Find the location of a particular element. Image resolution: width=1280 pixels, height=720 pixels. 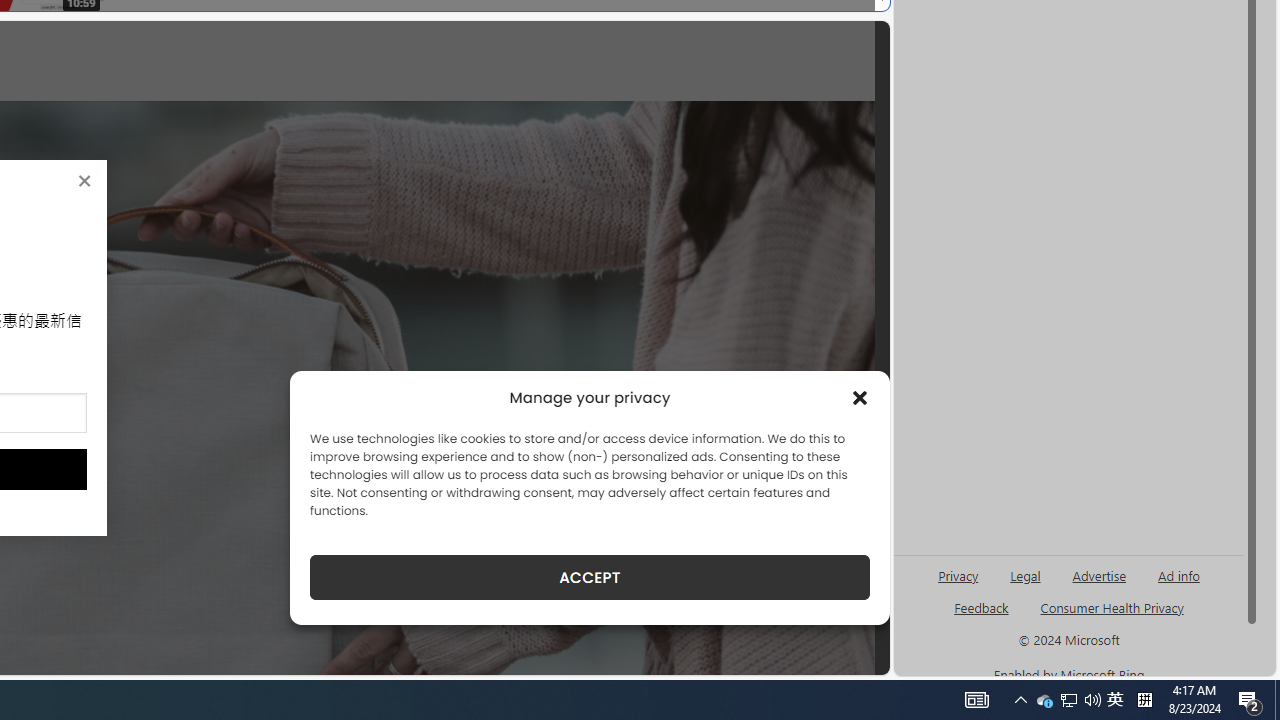

'Class: cmplz-close' is located at coordinates (860, 398).